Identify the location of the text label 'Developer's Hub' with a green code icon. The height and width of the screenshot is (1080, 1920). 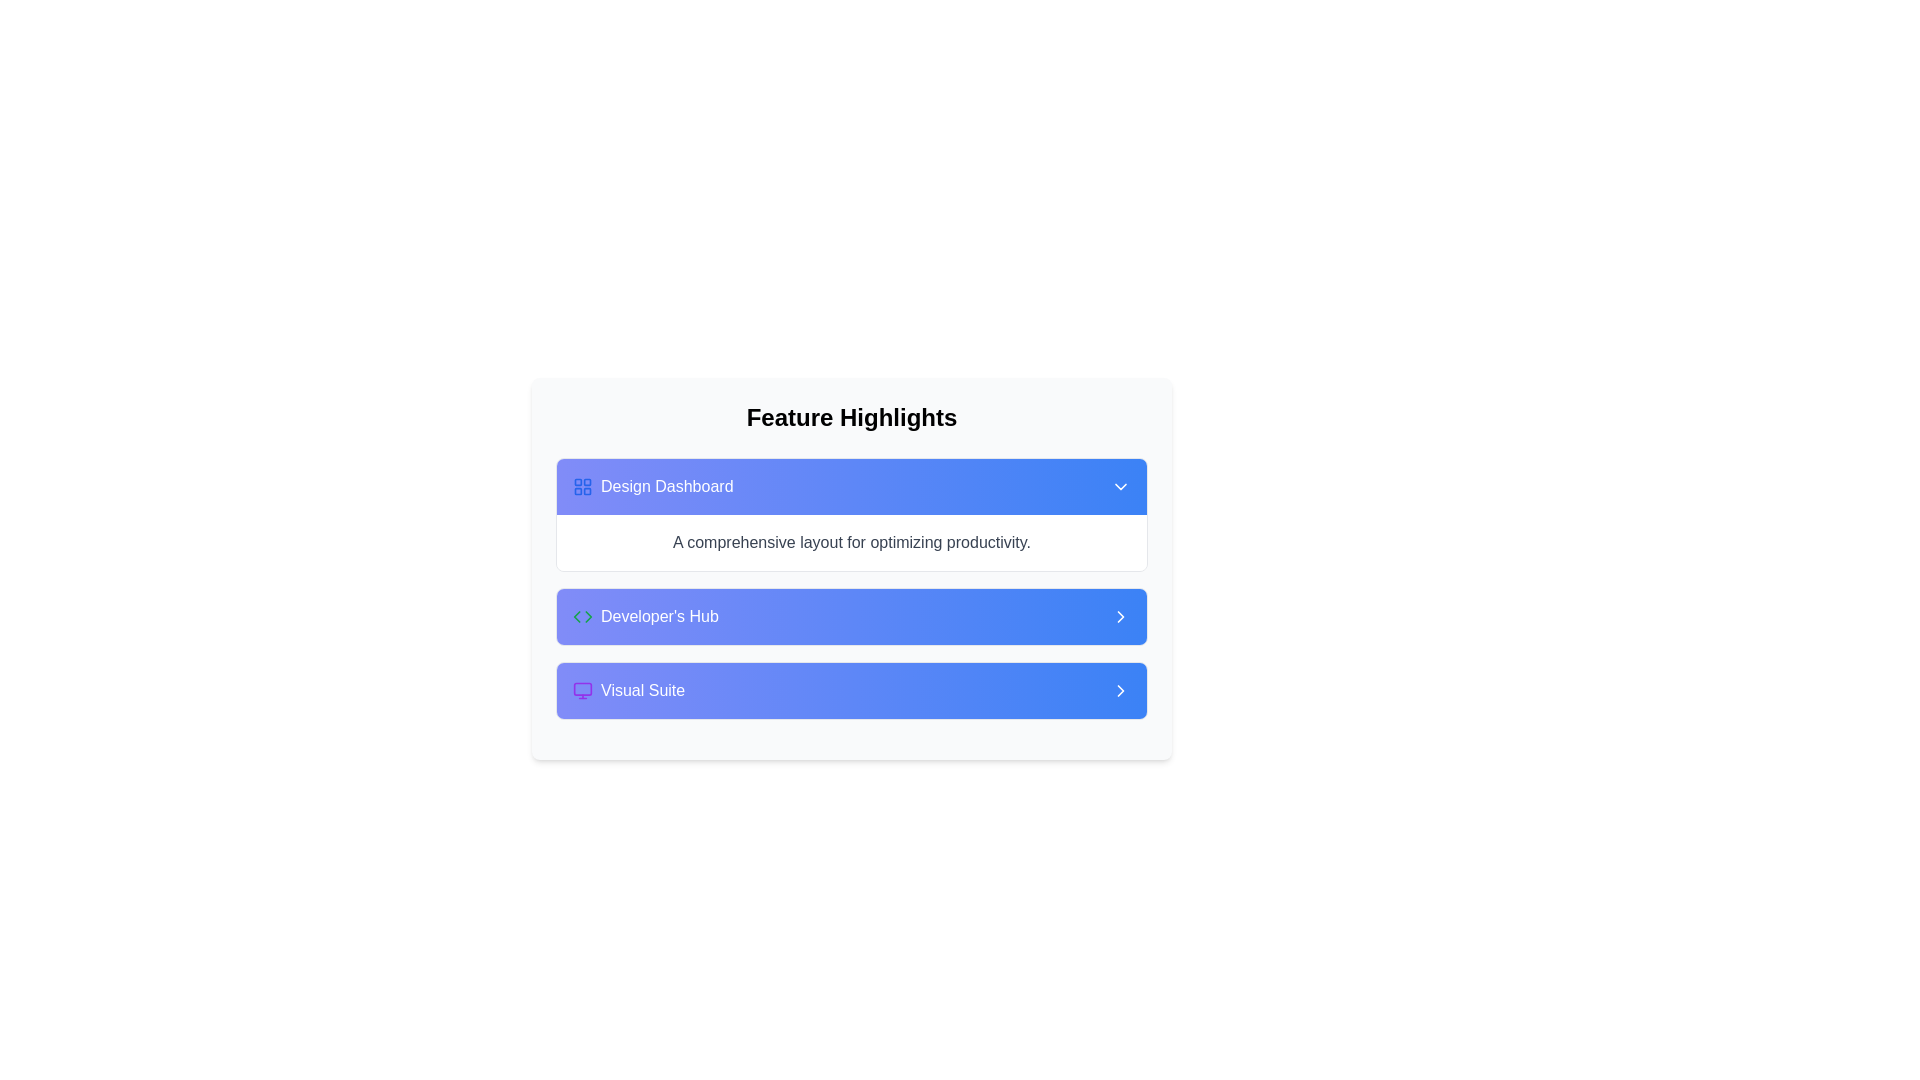
(645, 616).